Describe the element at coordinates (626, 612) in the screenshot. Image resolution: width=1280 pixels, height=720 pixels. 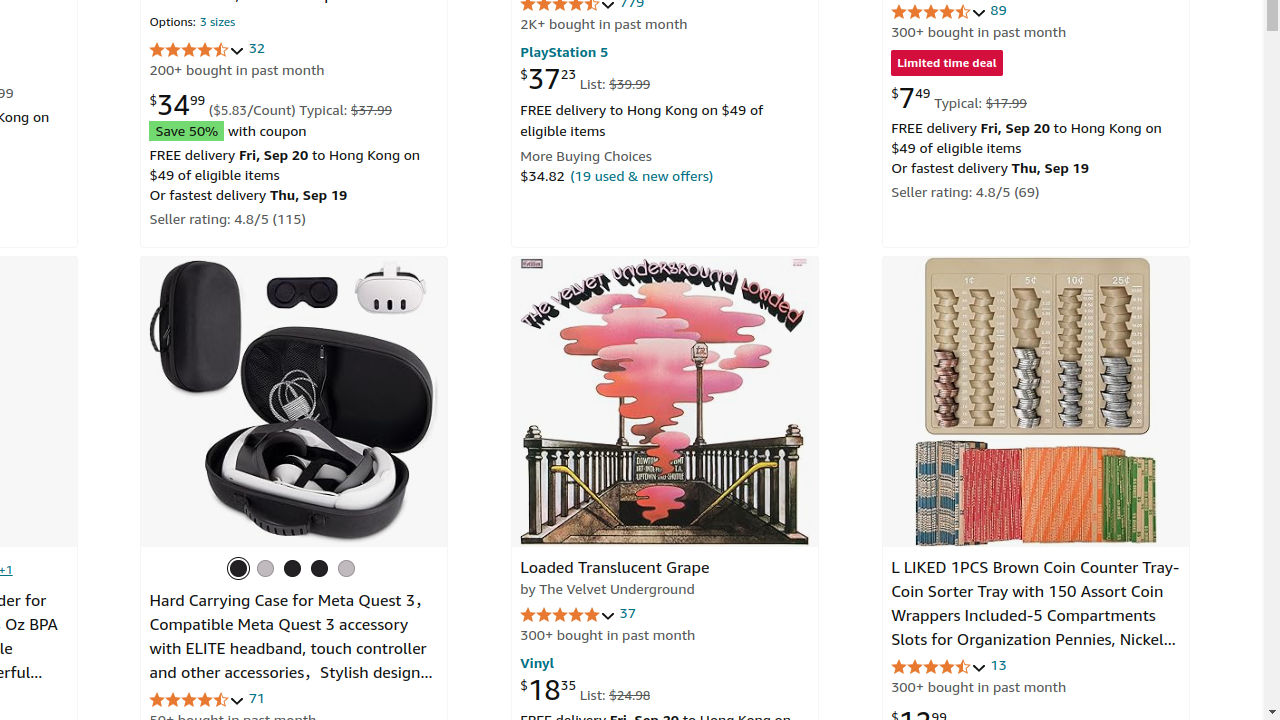
I see `'37'` at that location.